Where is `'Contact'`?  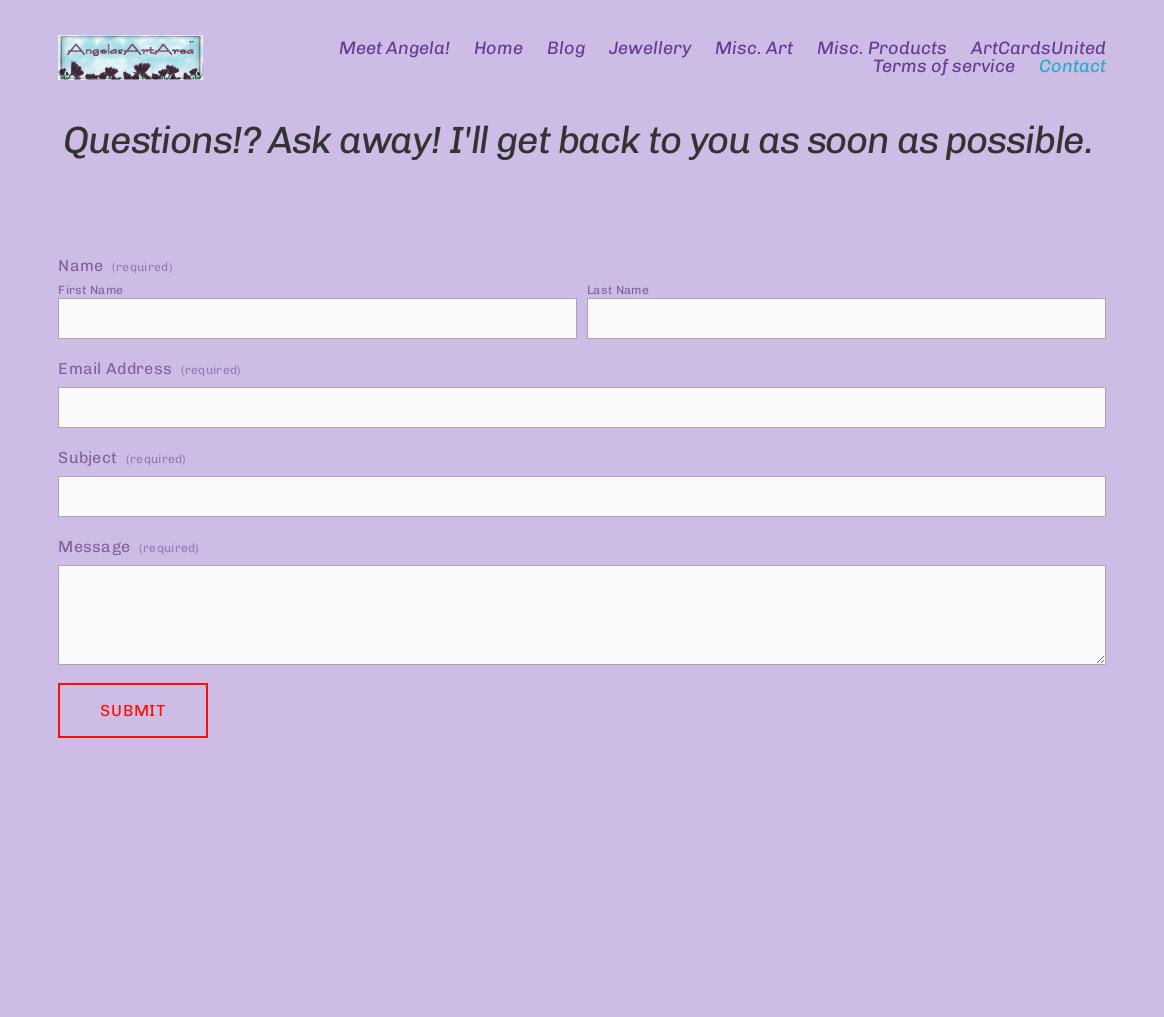
'Contact' is located at coordinates (1071, 66).